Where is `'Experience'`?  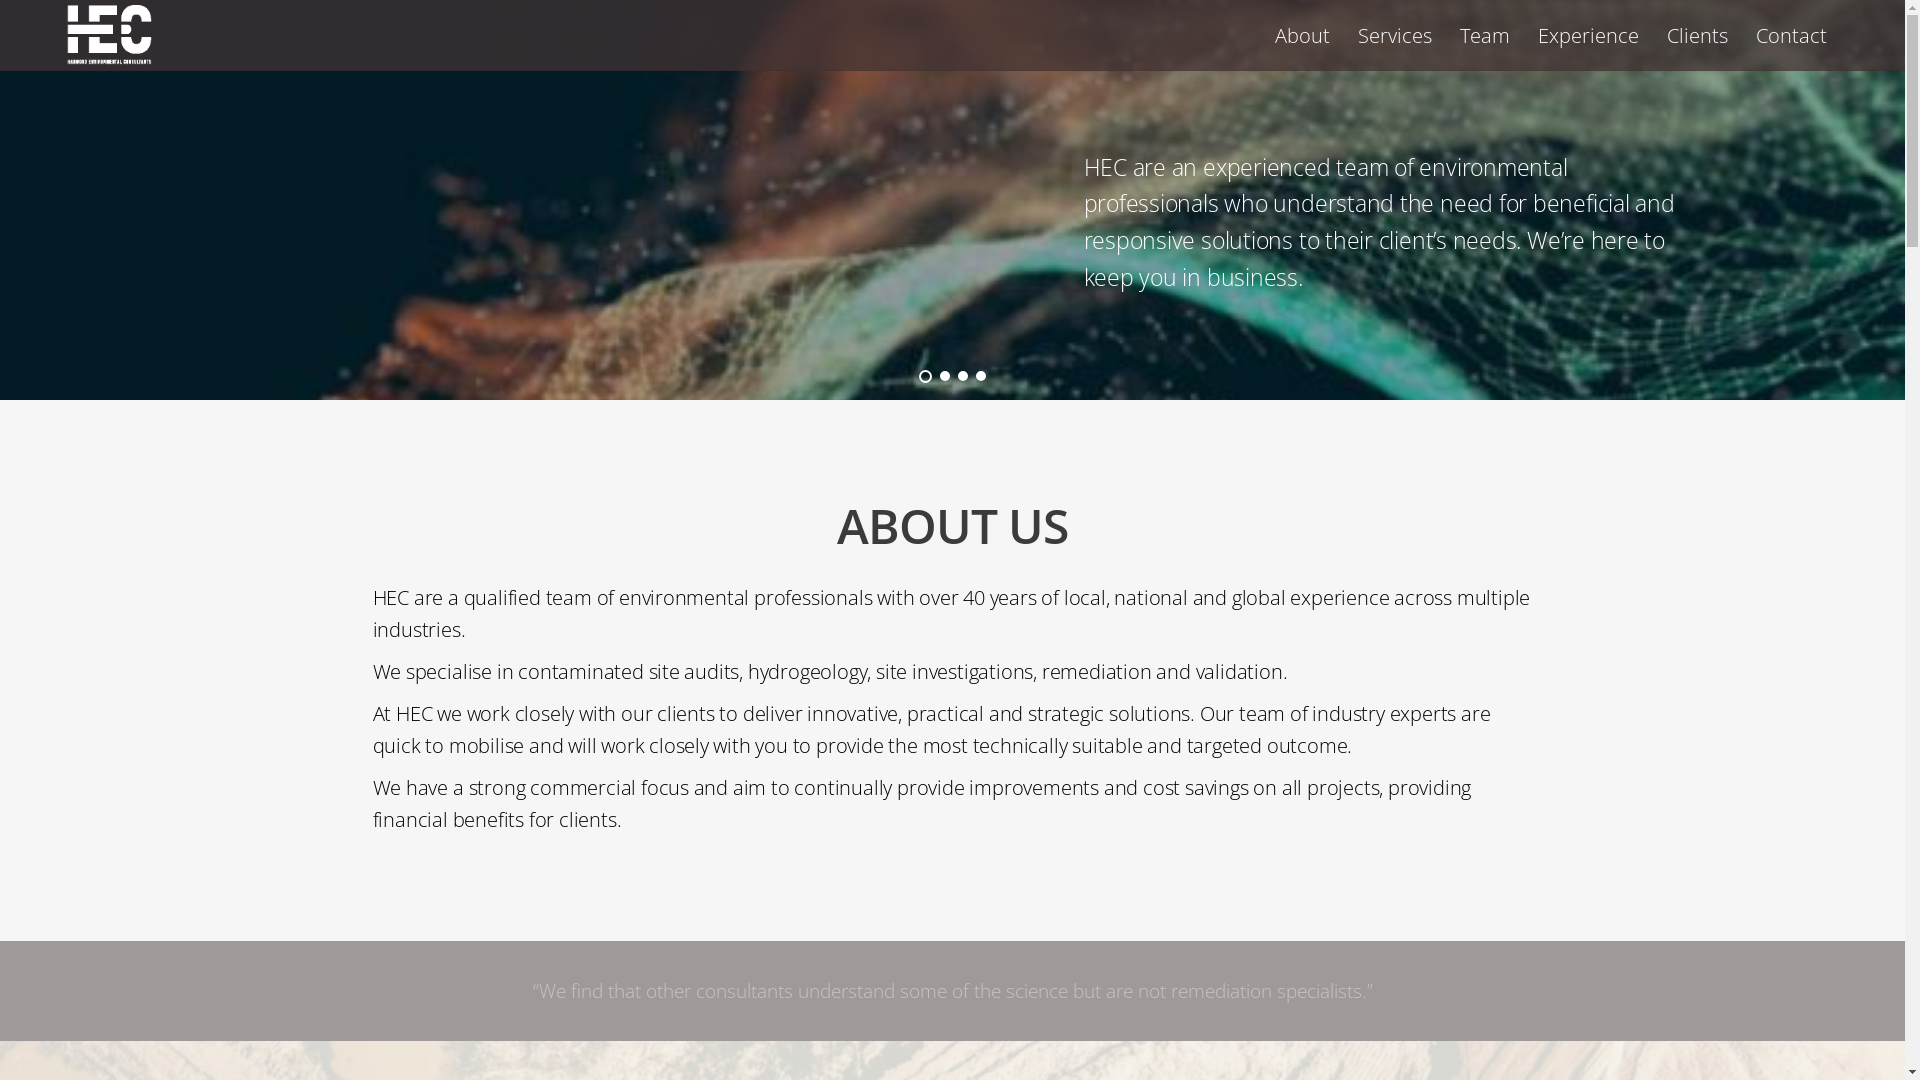 'Experience' is located at coordinates (1587, 35).